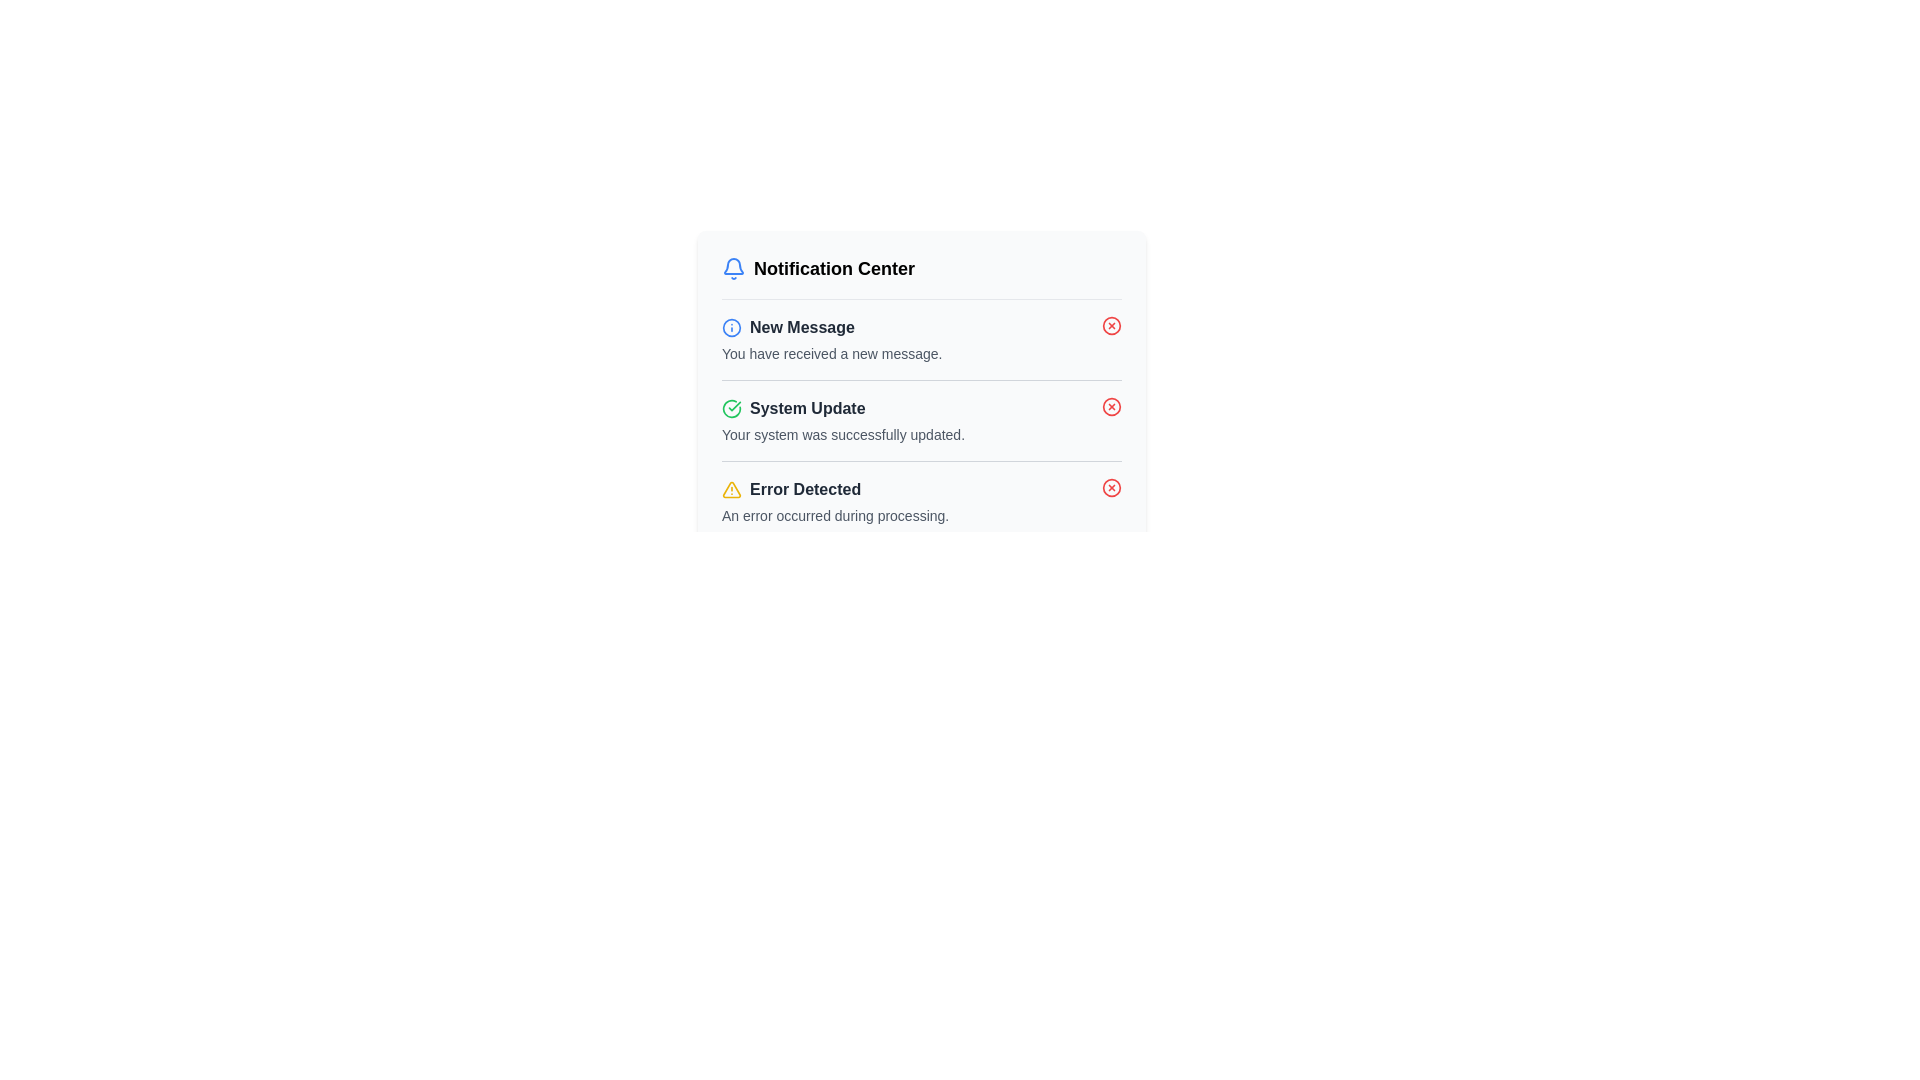 The height and width of the screenshot is (1080, 1920). Describe the element at coordinates (832, 338) in the screenshot. I see `the Notification Entry that informs the user about receiving a new message, located below 'Notification Center'` at that location.